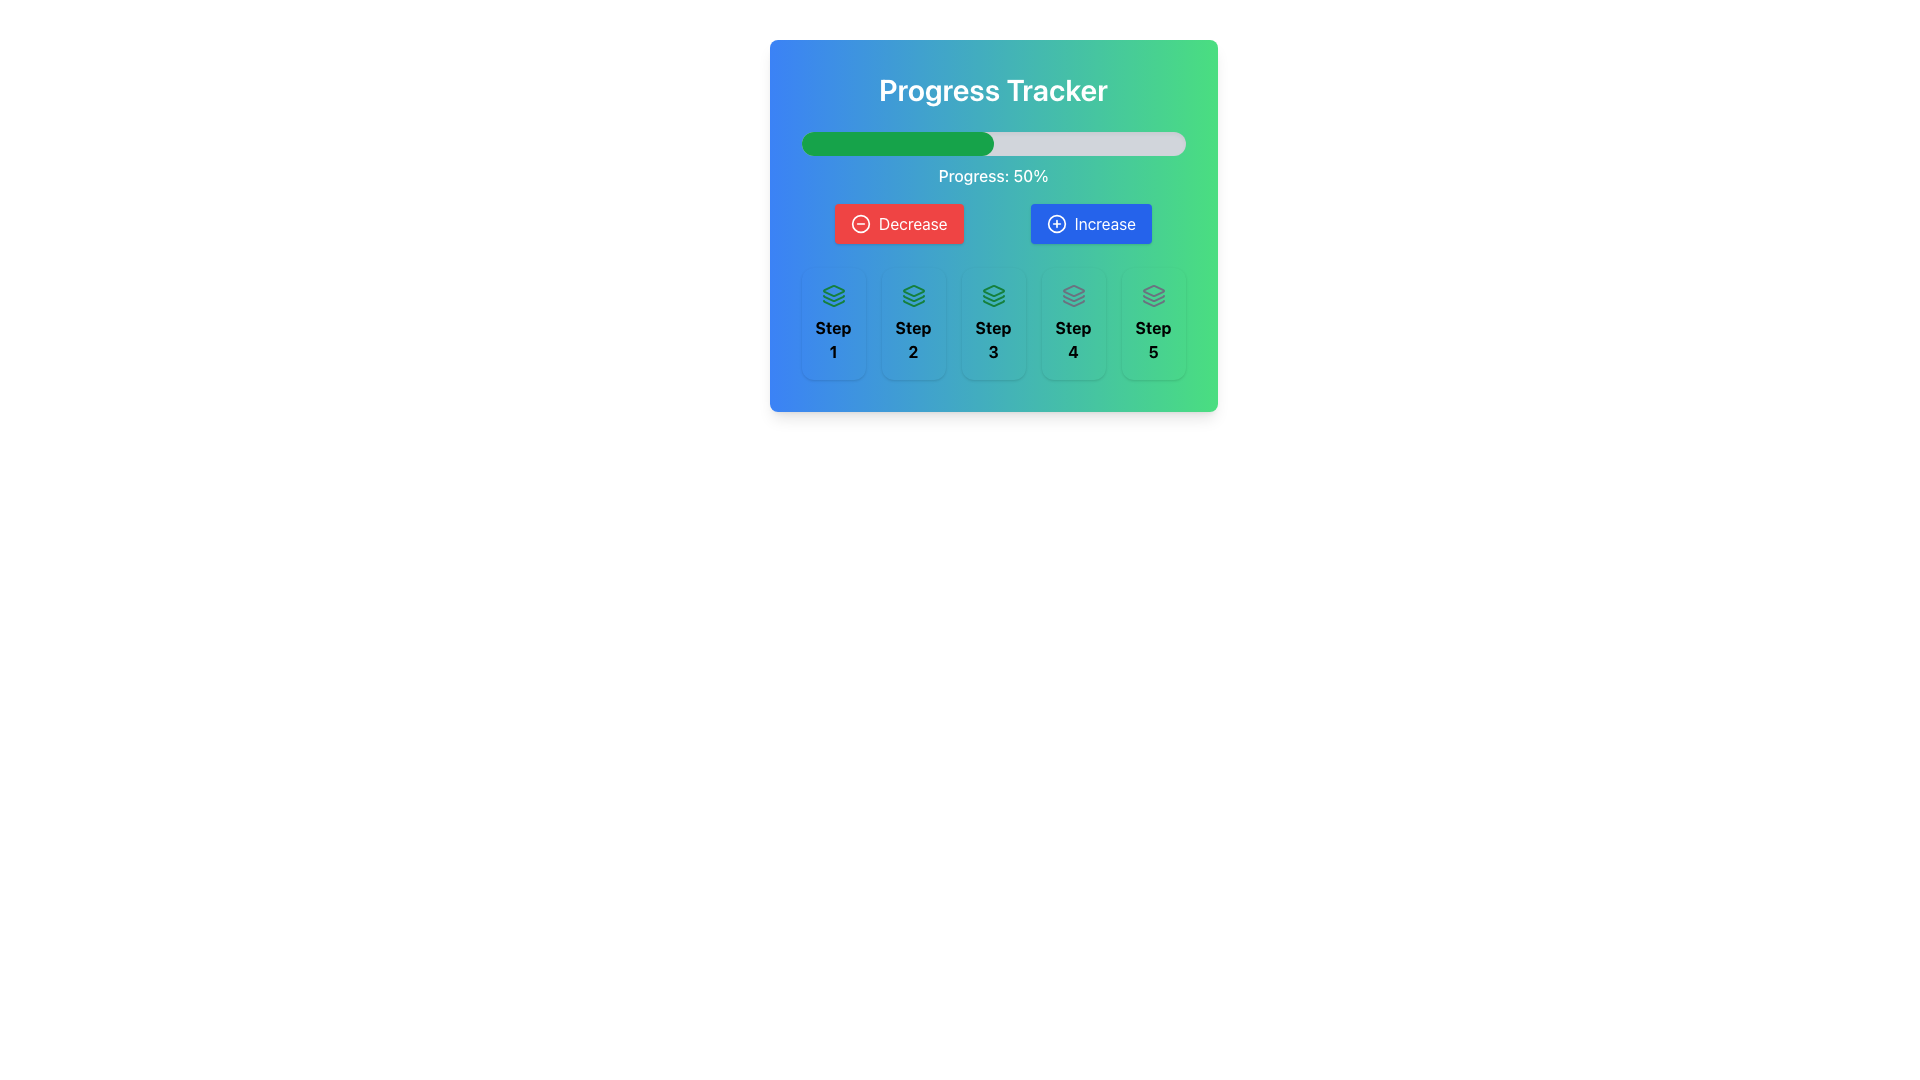 The height and width of the screenshot is (1080, 1920). I want to click on text of the bold, black-colored label displaying 'Step 3', which is positioned directly below the stacked icon in the third step card of the progress tracker interface, so click(993, 338).